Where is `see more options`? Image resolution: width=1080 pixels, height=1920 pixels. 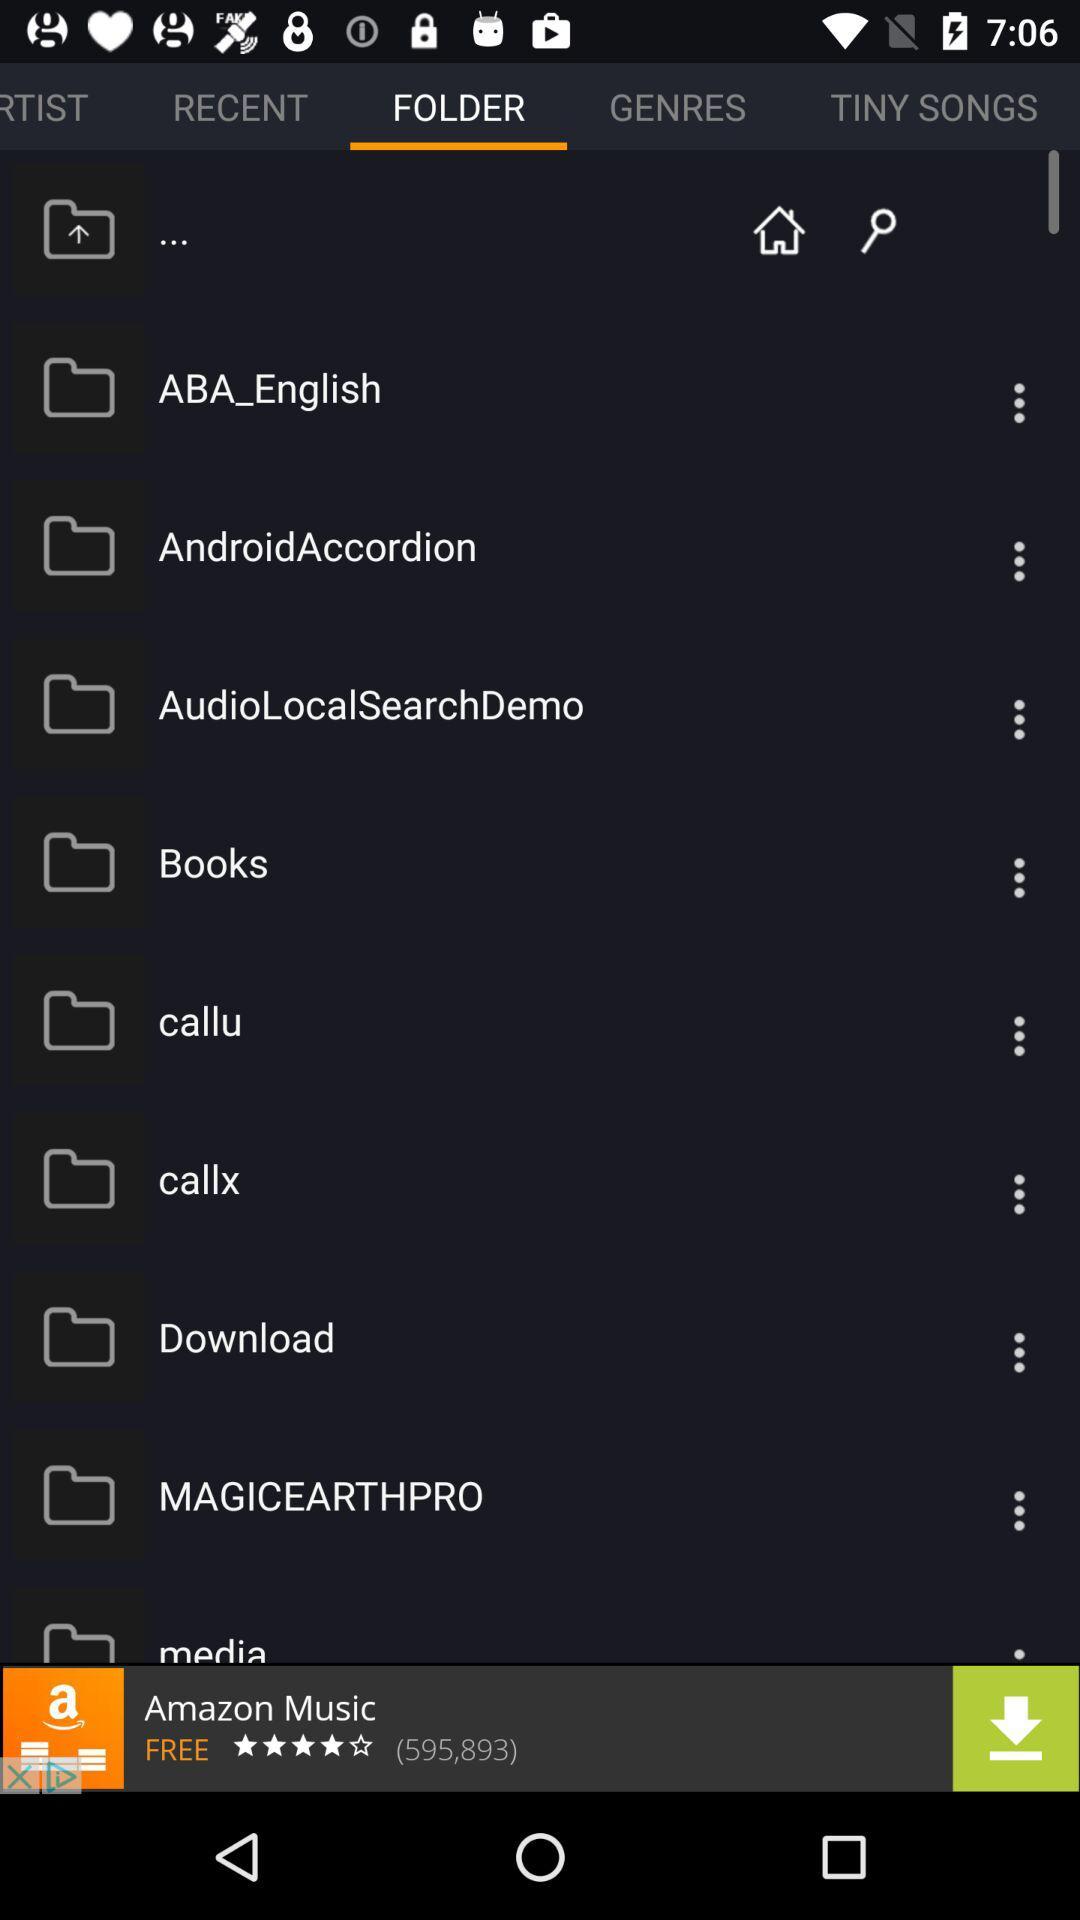
see more options is located at coordinates (978, 1336).